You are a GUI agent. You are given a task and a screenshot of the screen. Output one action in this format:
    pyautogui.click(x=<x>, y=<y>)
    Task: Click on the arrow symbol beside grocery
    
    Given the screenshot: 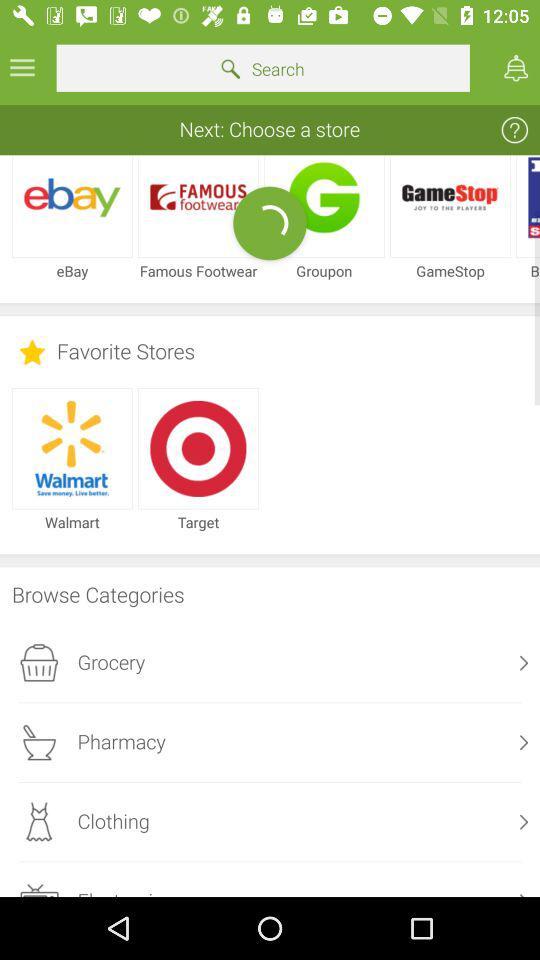 What is the action you would take?
    pyautogui.click(x=524, y=663)
    